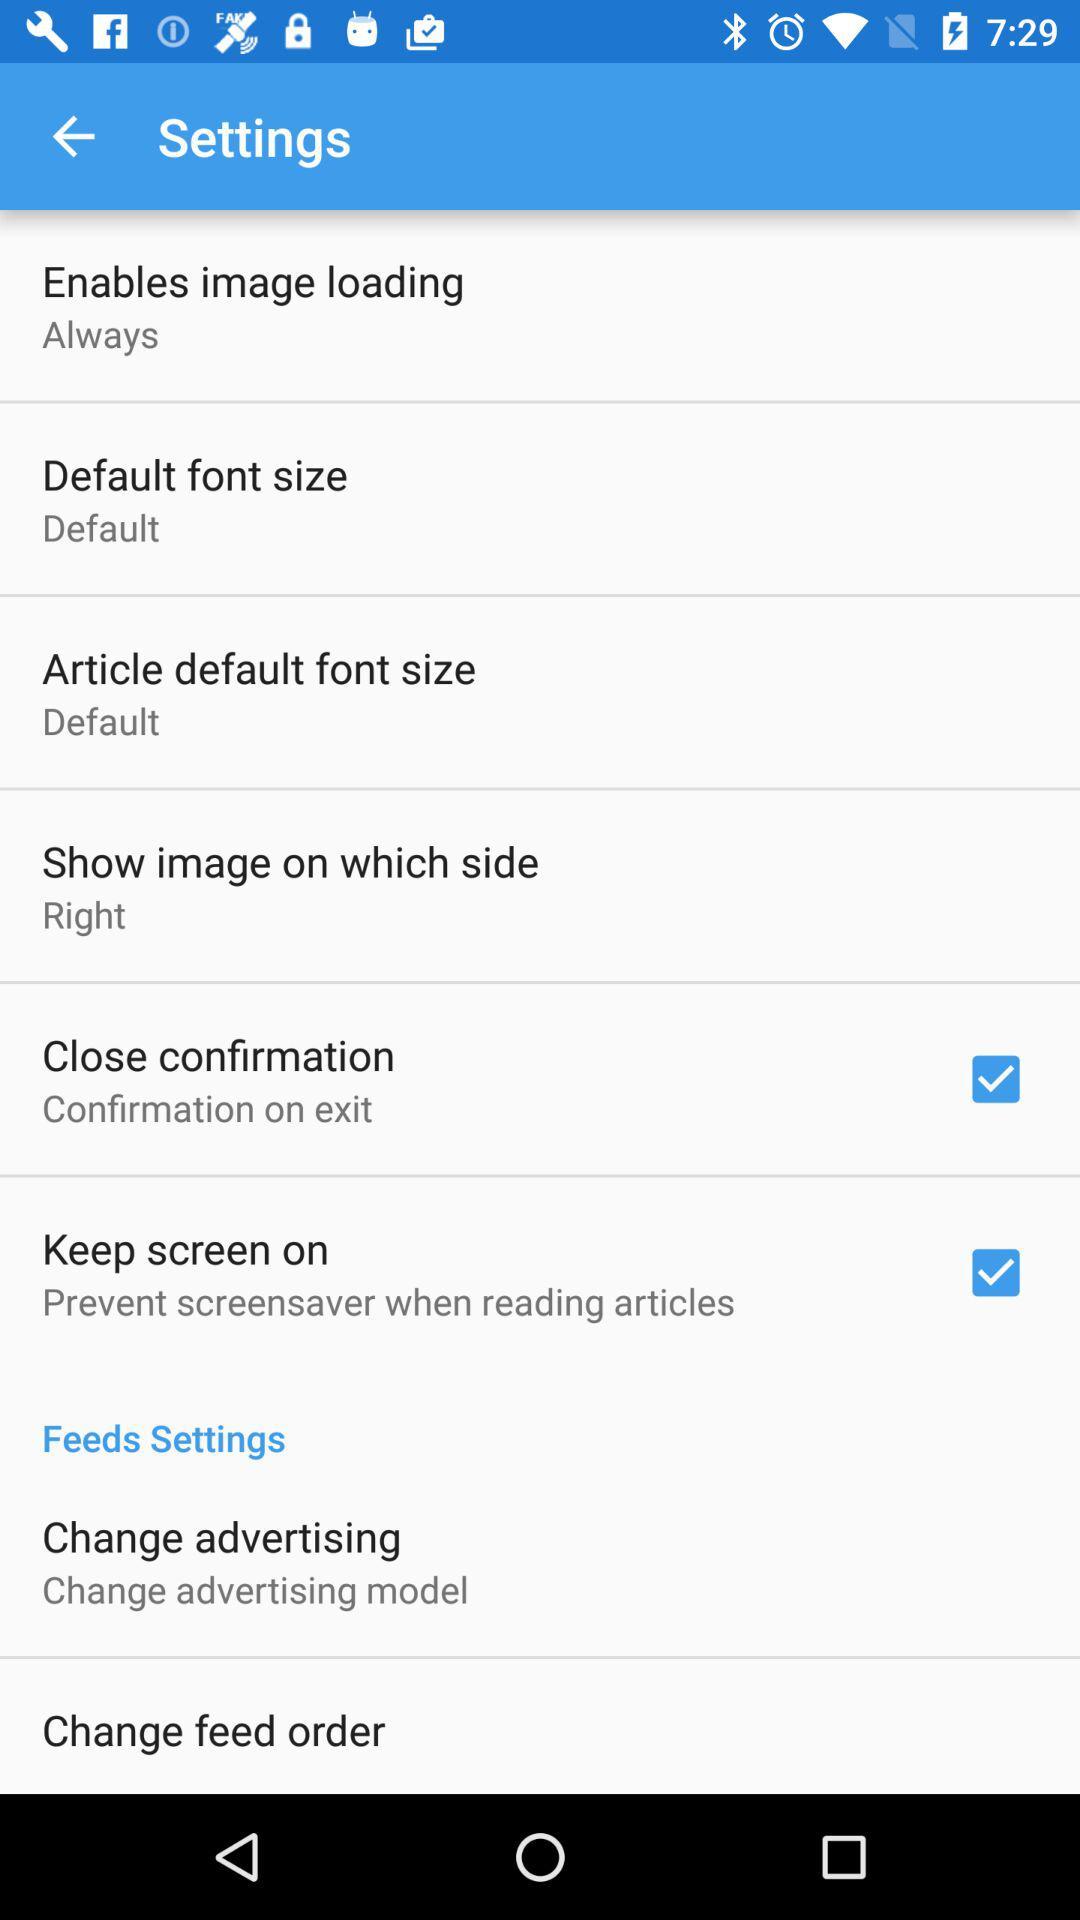 Image resolution: width=1080 pixels, height=1920 pixels. I want to click on icon below show image on item, so click(83, 913).